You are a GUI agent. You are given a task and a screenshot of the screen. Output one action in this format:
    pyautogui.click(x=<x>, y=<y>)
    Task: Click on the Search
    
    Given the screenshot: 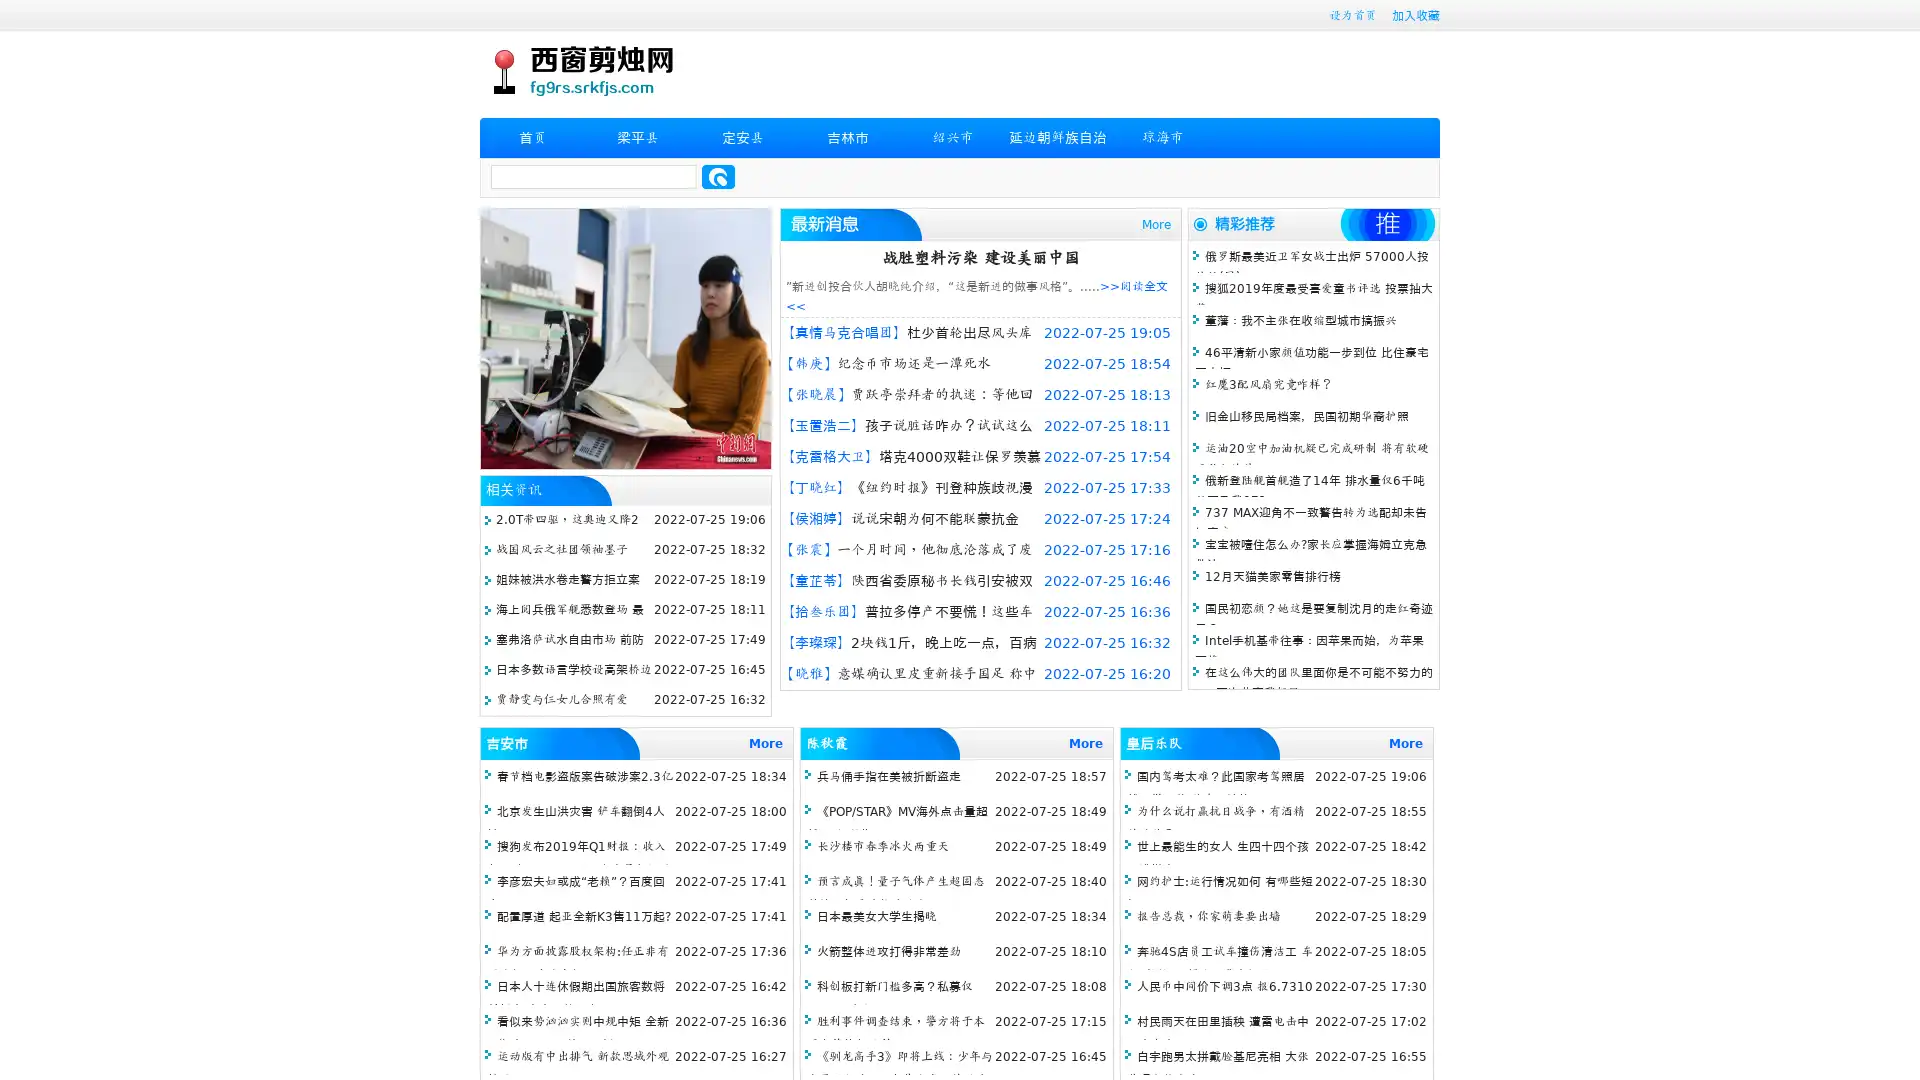 What is the action you would take?
    pyautogui.click(x=718, y=176)
    